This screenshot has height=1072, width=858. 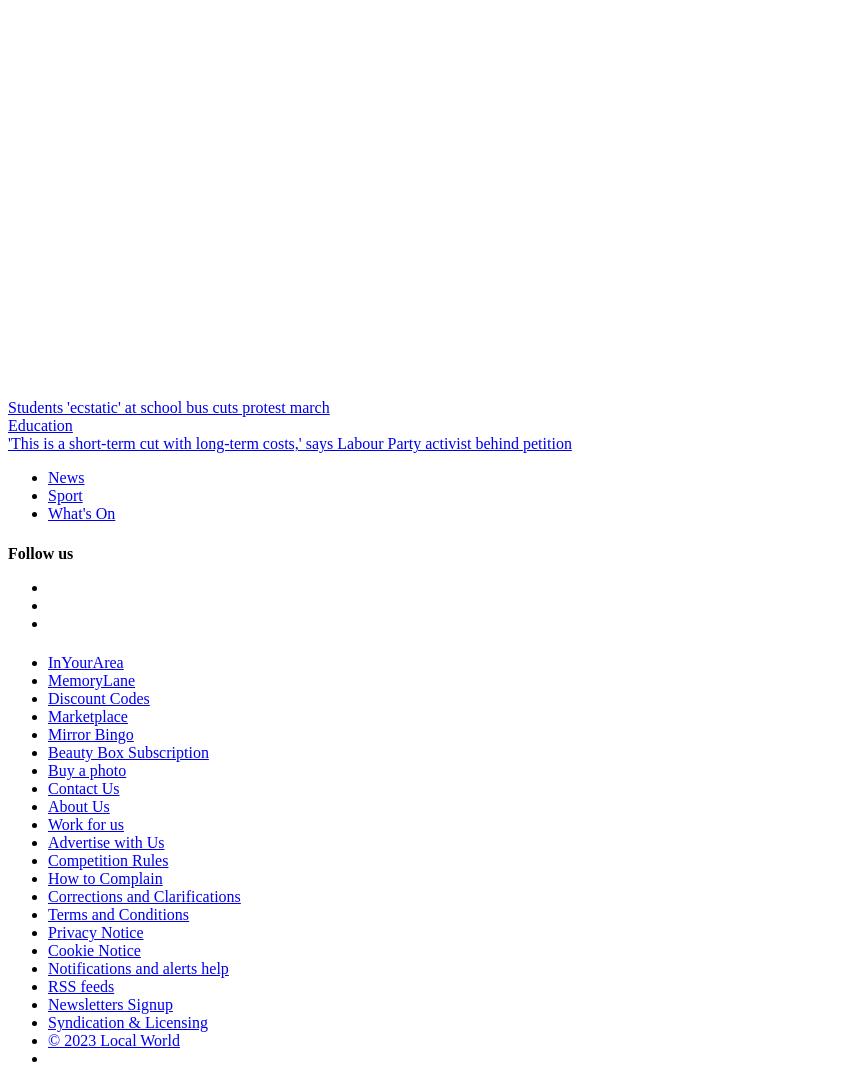 What do you see at coordinates (39, 424) in the screenshot?
I see `'Education'` at bounding box center [39, 424].